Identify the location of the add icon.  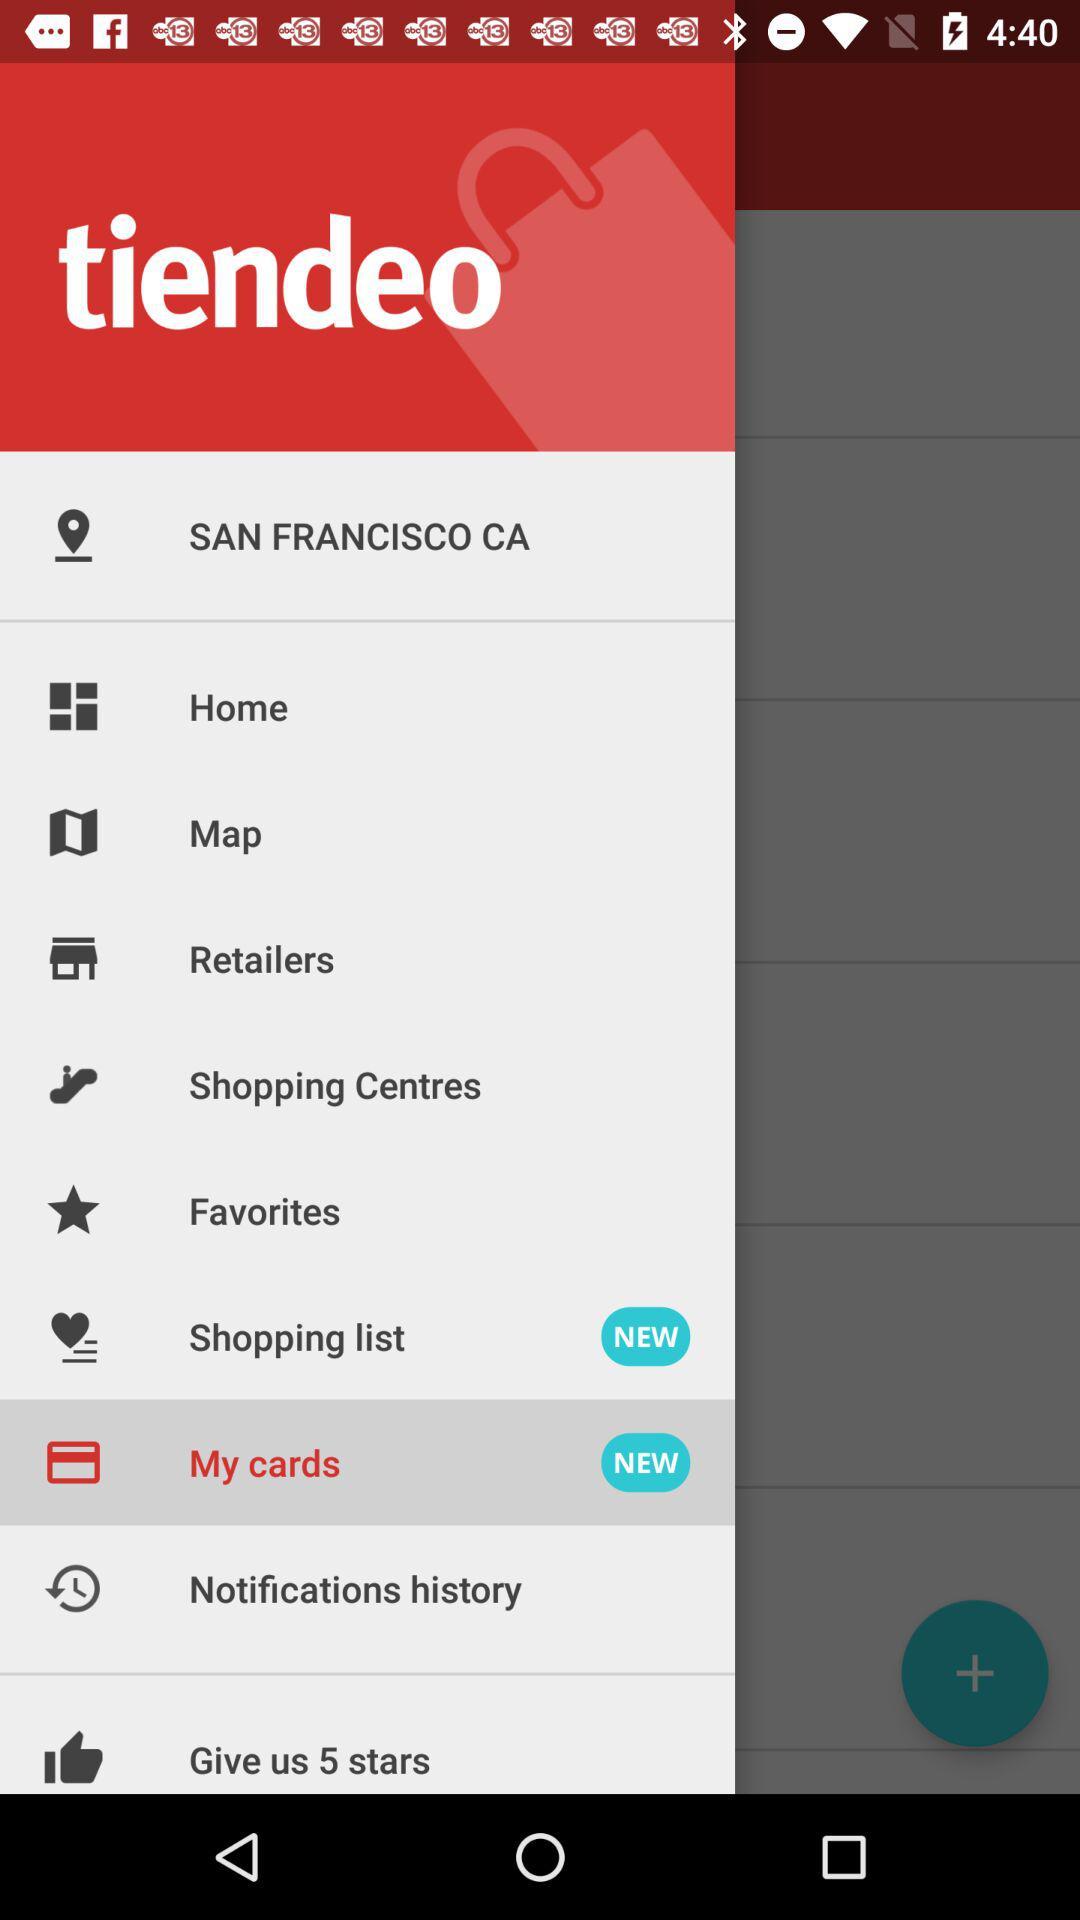
(974, 1673).